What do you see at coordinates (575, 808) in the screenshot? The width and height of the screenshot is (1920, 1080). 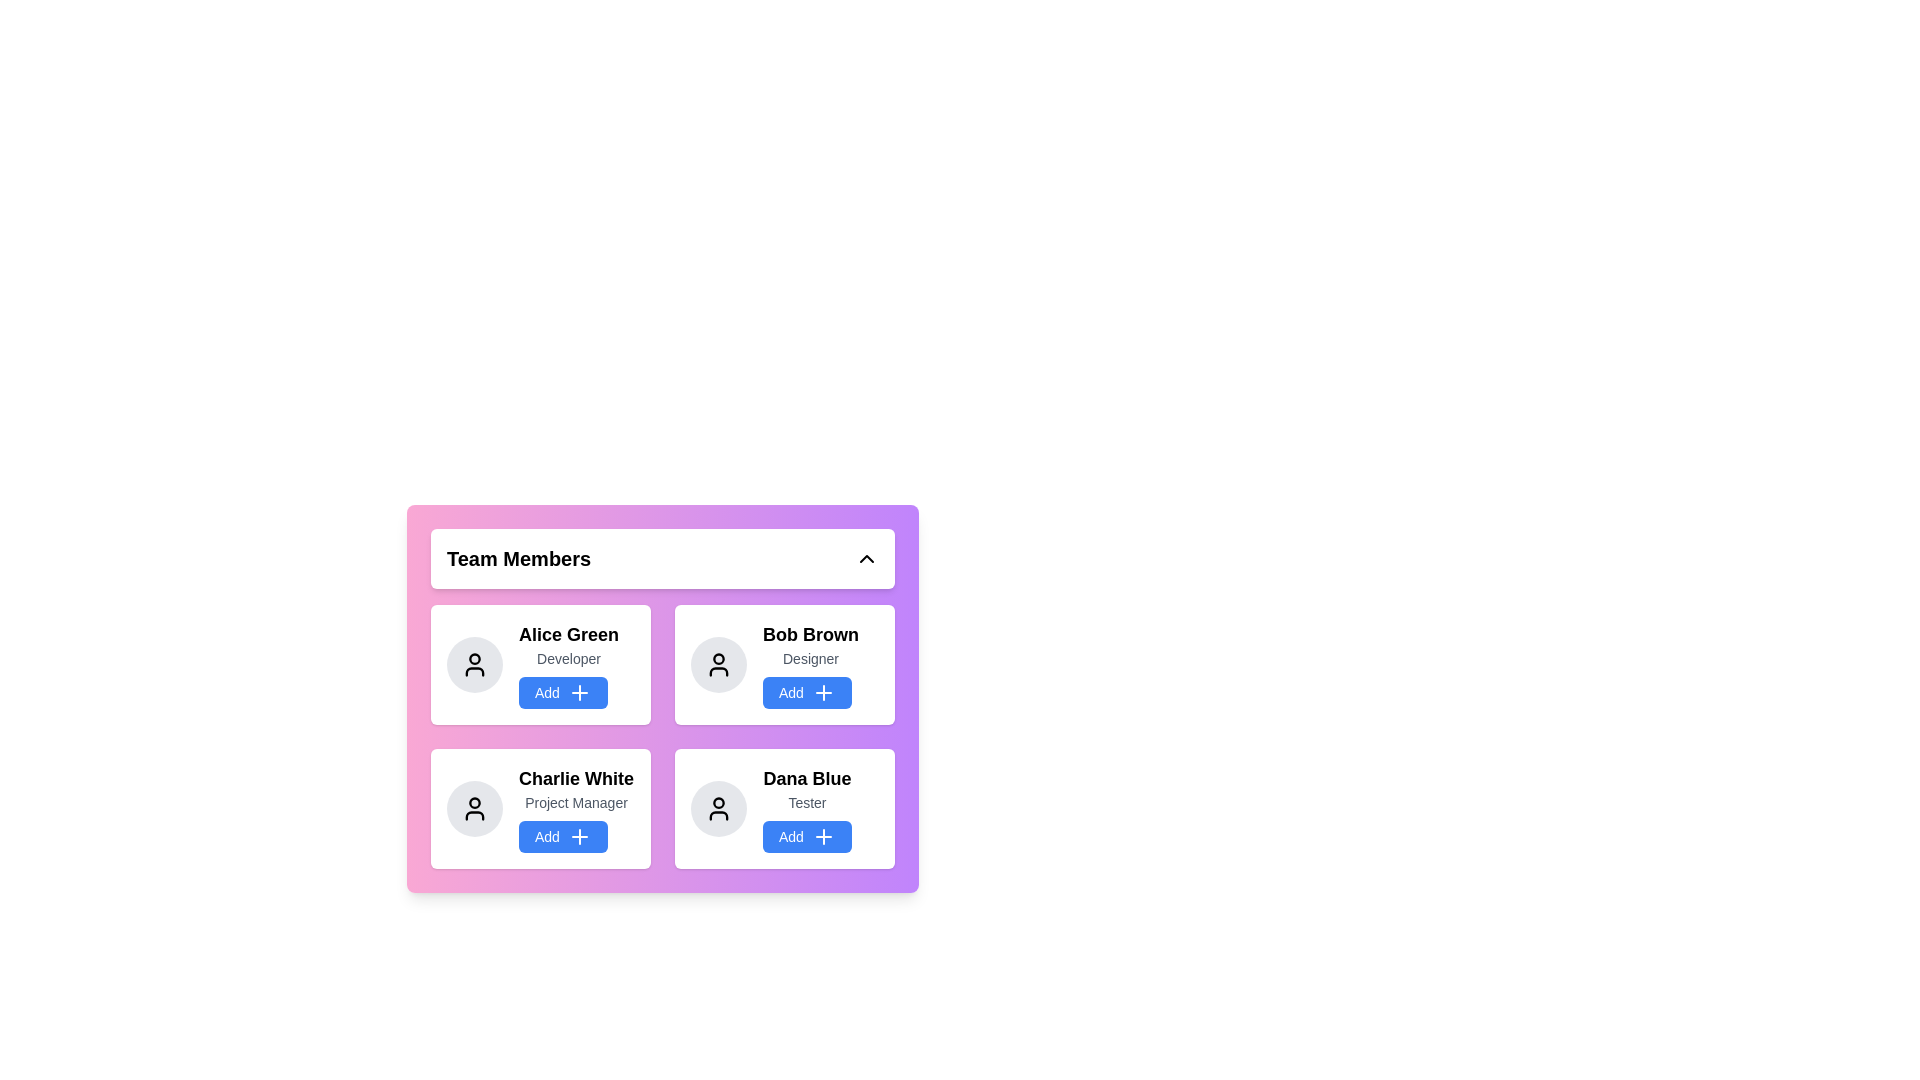 I see `the 'Add' button in the team member profile UI element located in the lower-left quadrant of the grid layout` at bounding box center [575, 808].